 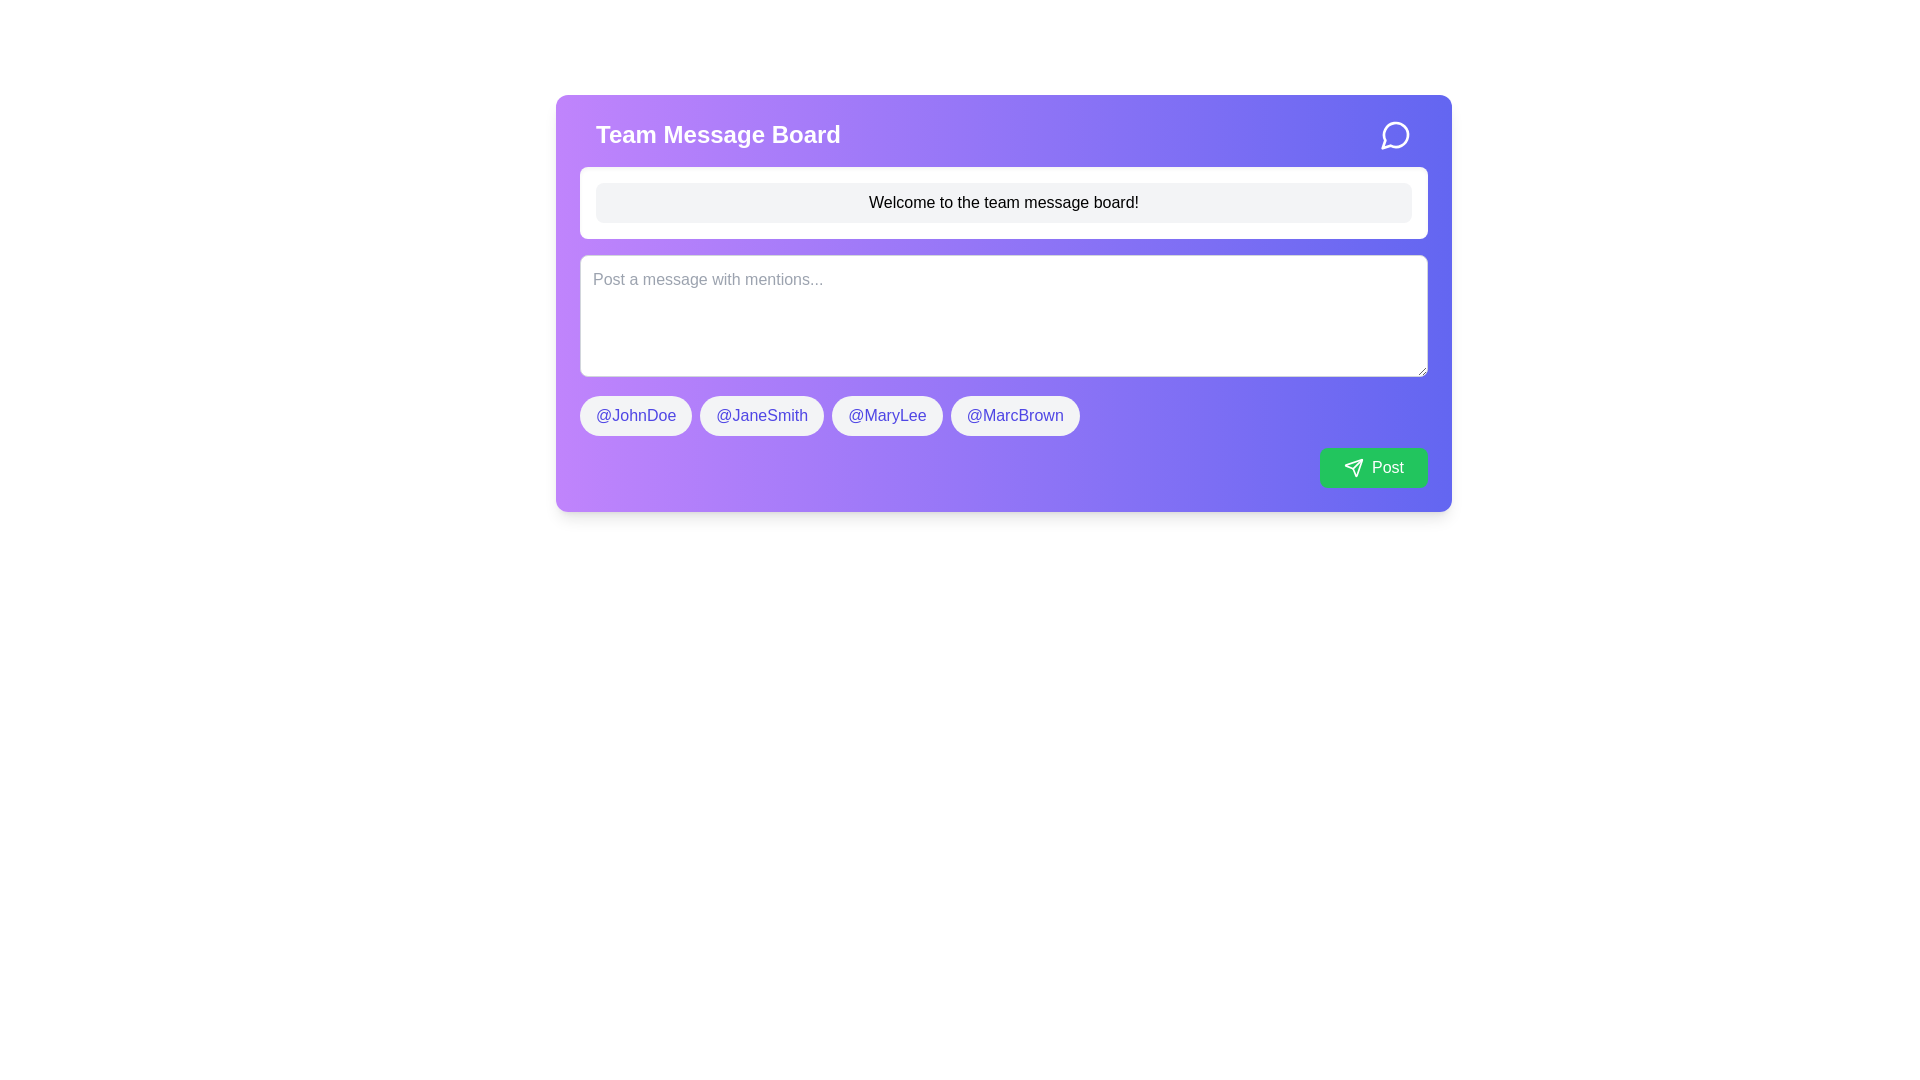 I want to click on text 'Post' within the green button located at the bottom right corner of the purple message board to understand its purpose, so click(x=1386, y=467).